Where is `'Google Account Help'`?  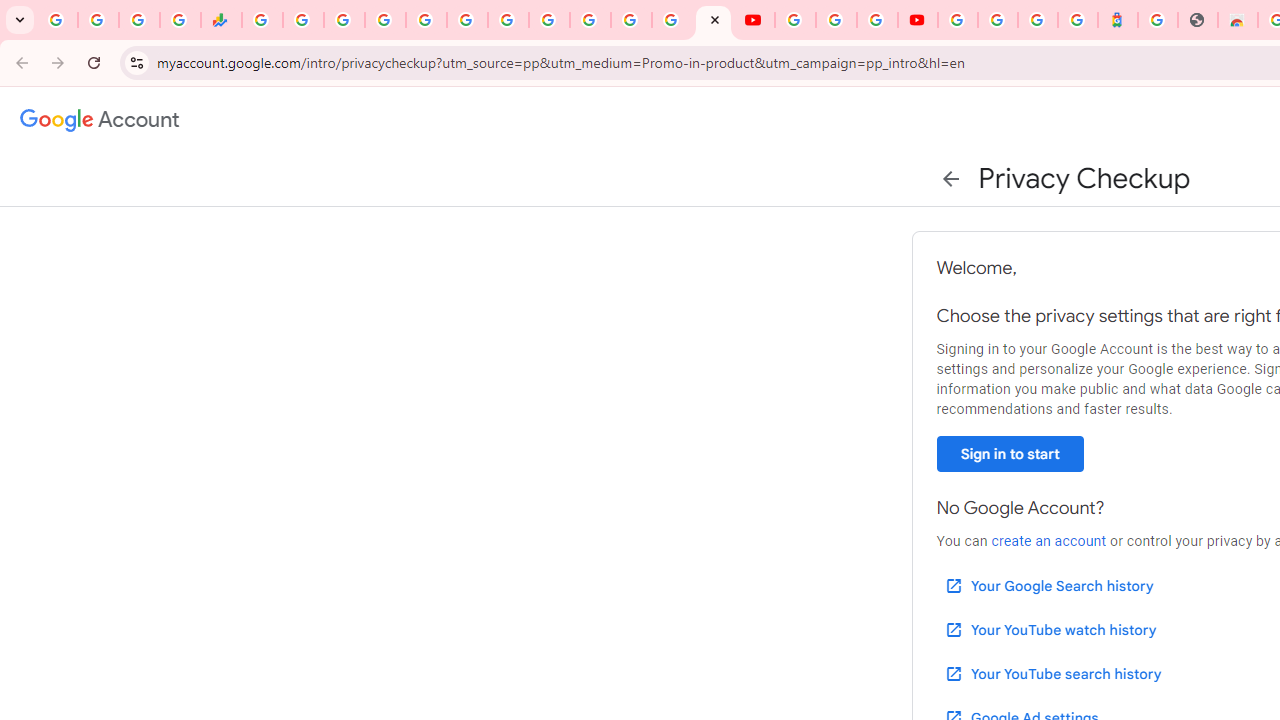
'Google Account Help' is located at coordinates (836, 20).